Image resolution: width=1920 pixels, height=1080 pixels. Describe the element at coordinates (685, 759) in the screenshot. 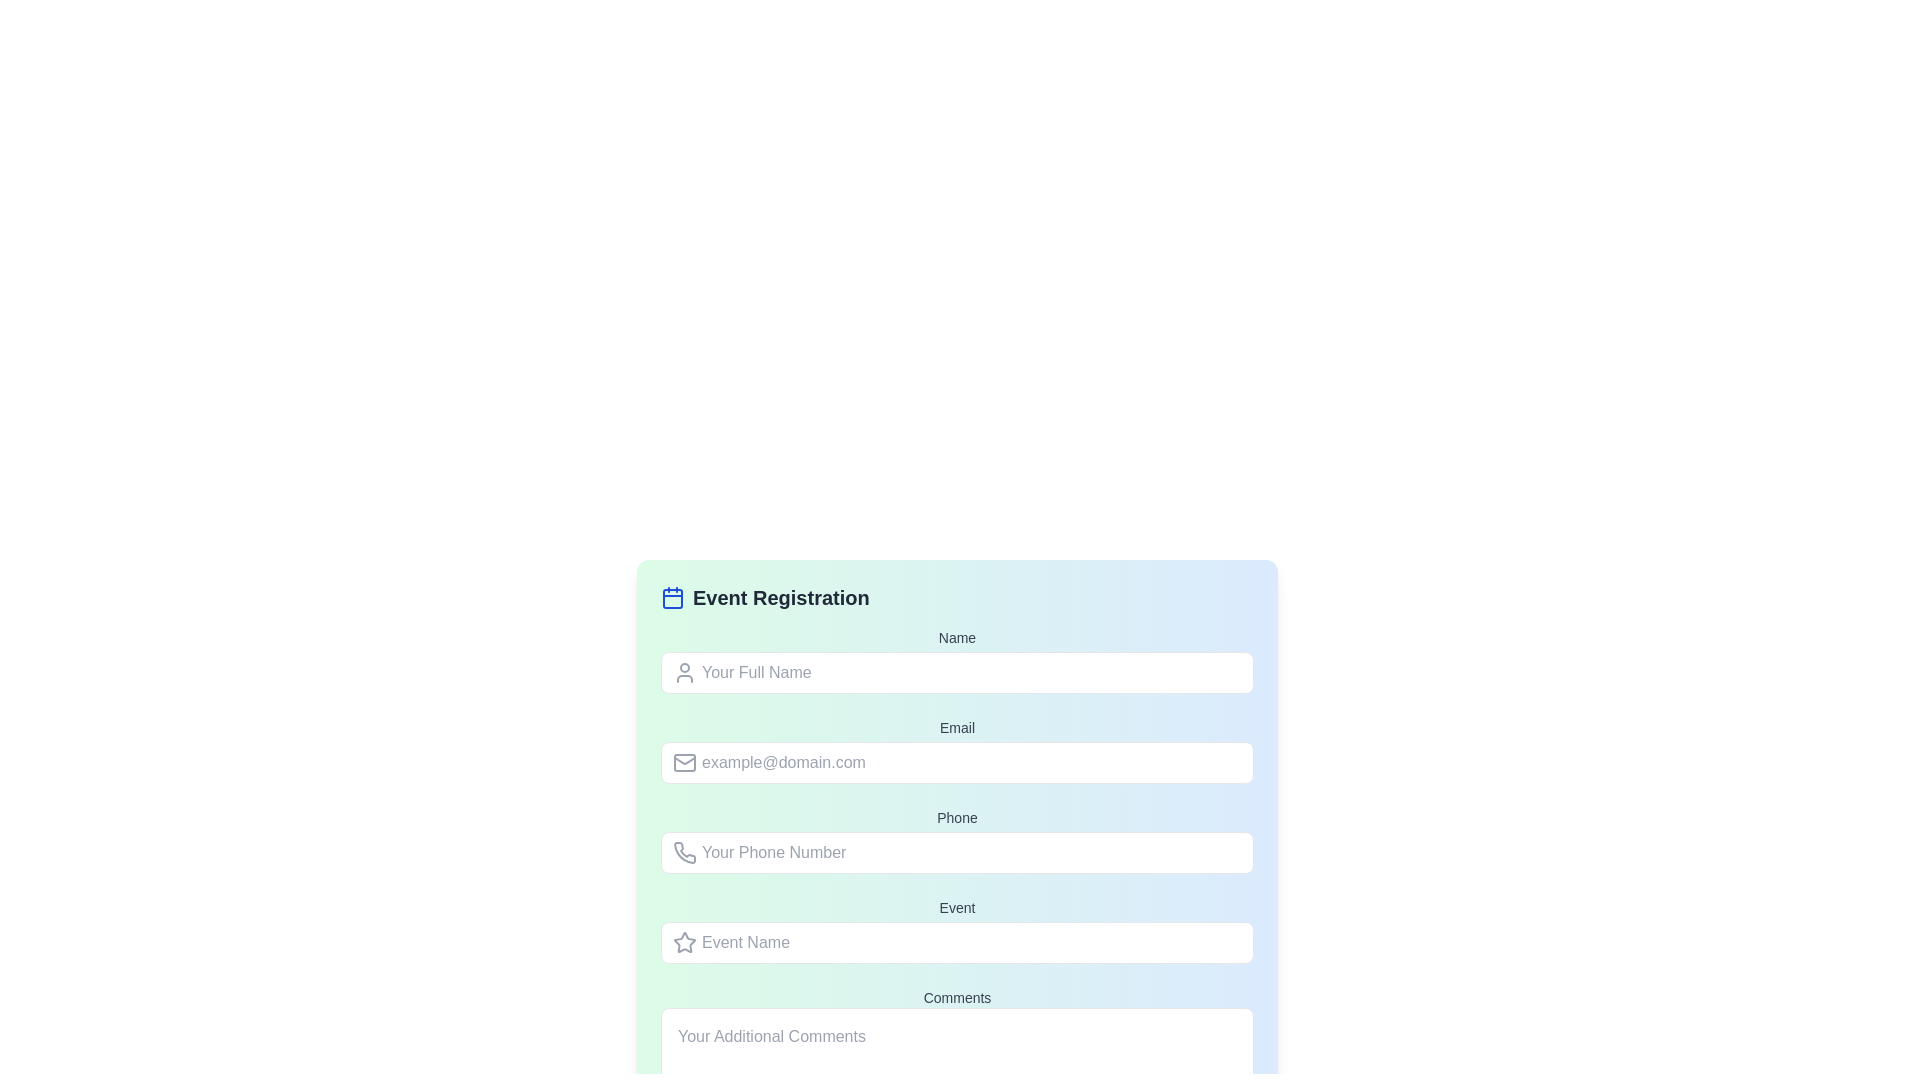

I see `the small triangular graphical element that resembles a fold of the envelope, part of the email-related SVG icon located to the left of the 'example@domain.com' input field` at that location.